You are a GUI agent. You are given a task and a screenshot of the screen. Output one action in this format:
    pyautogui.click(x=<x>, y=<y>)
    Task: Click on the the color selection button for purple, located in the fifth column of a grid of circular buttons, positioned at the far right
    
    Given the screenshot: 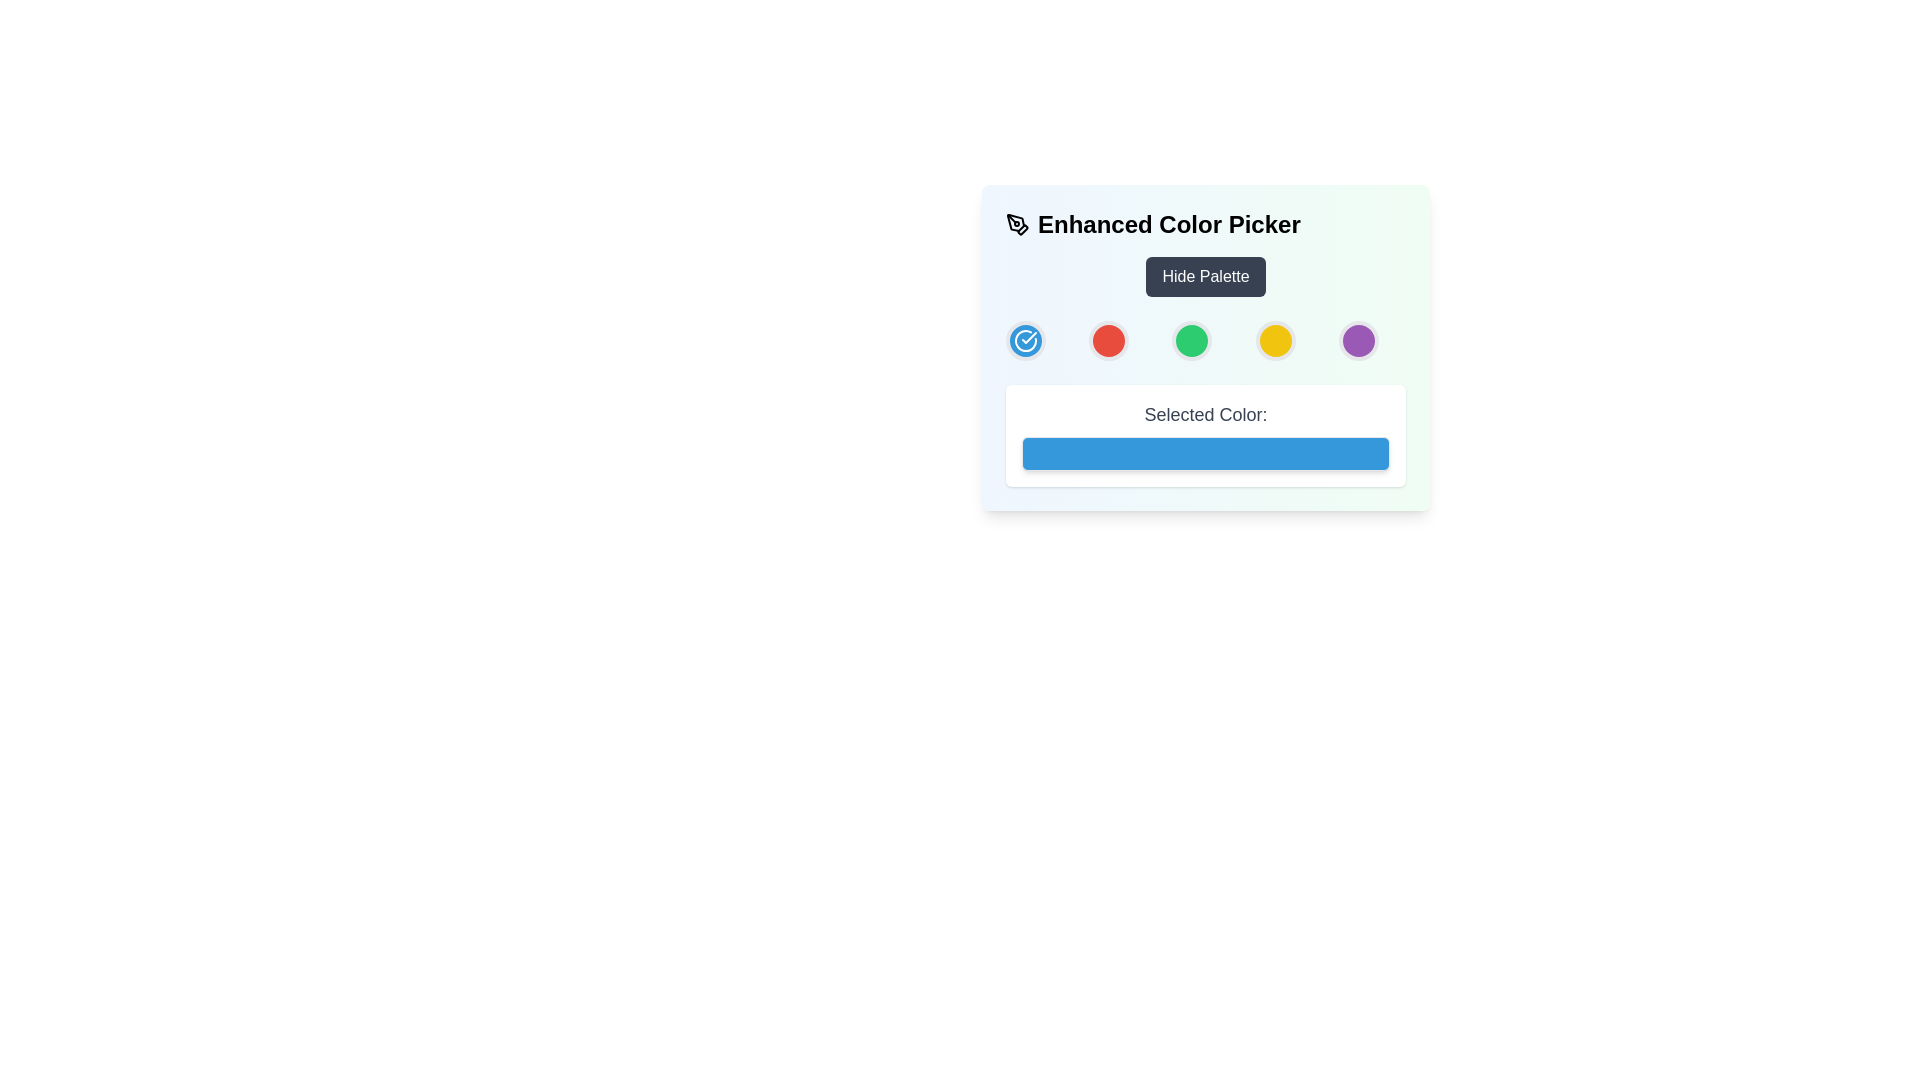 What is the action you would take?
    pyautogui.click(x=1358, y=339)
    